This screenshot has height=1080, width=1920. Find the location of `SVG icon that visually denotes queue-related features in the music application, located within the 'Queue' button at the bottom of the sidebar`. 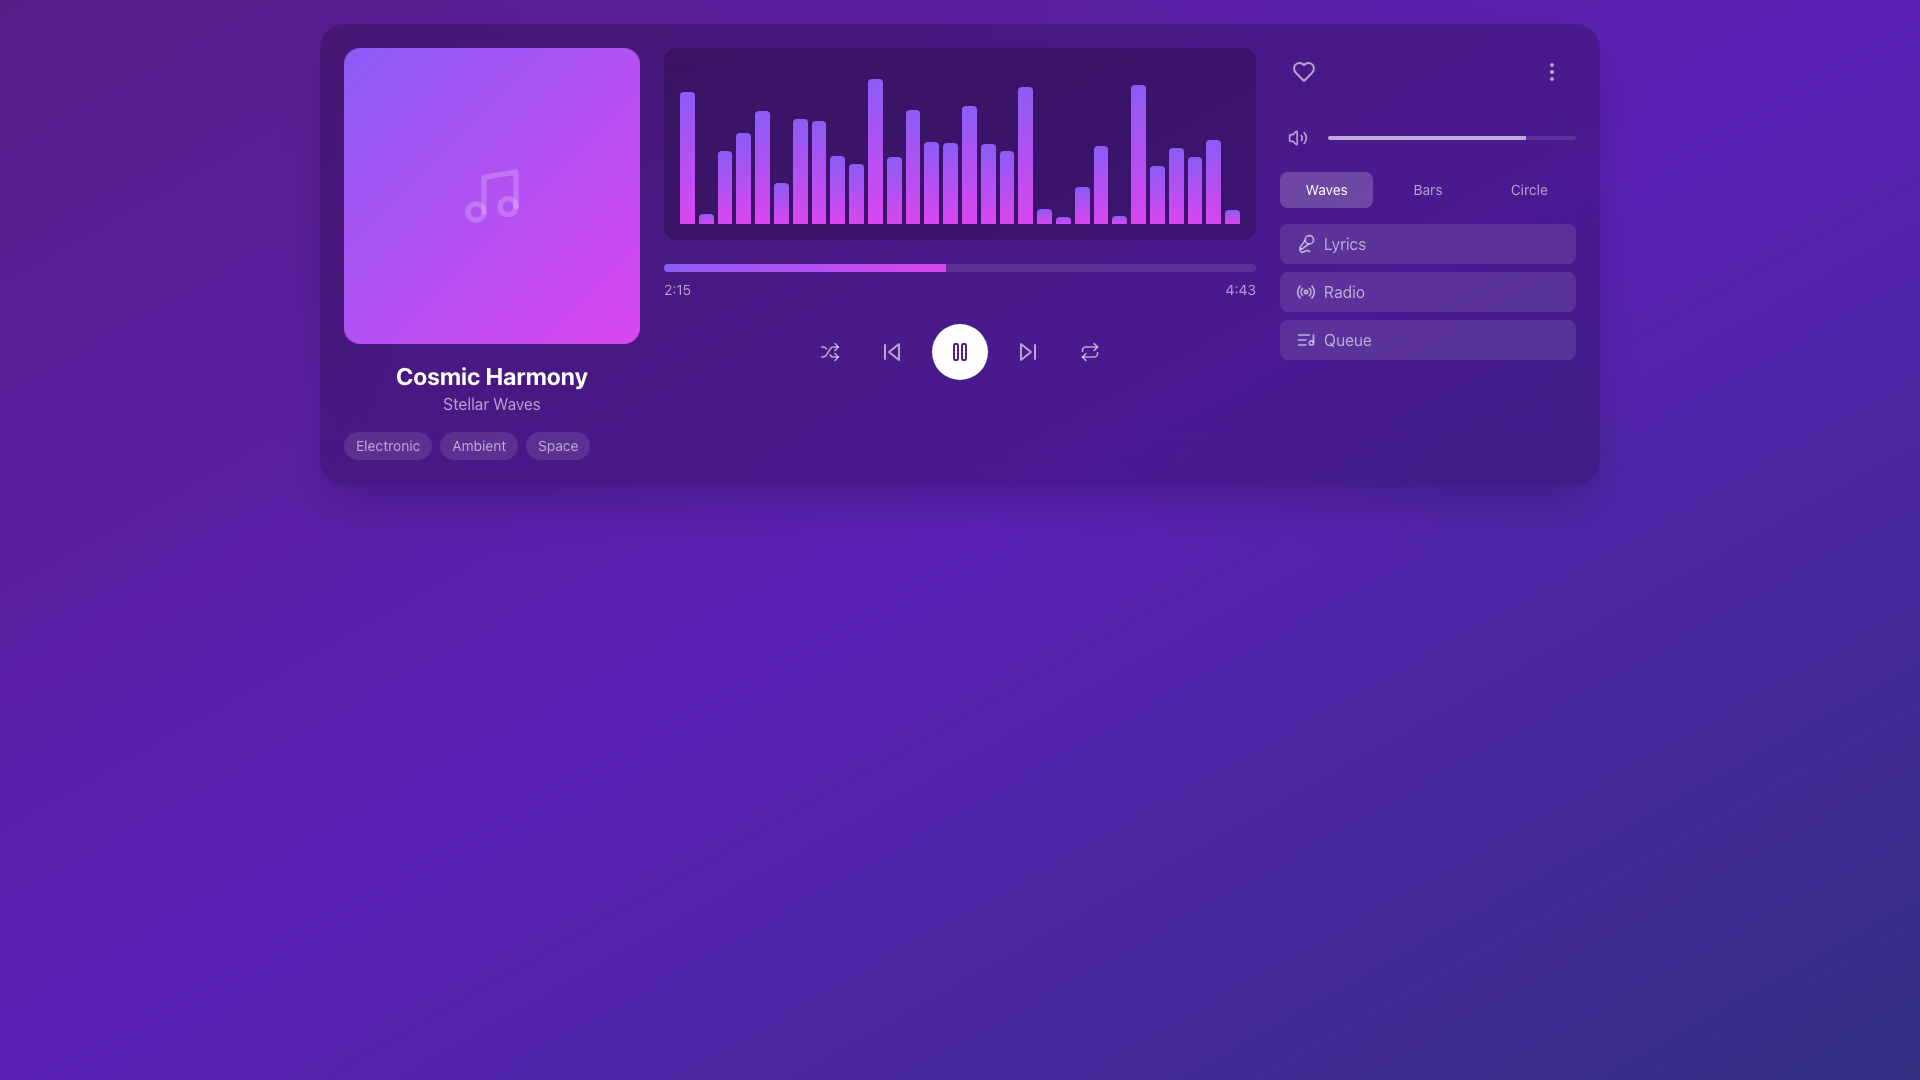

SVG icon that visually denotes queue-related features in the music application, located within the 'Queue' button at the bottom of the sidebar is located at coordinates (1305, 338).